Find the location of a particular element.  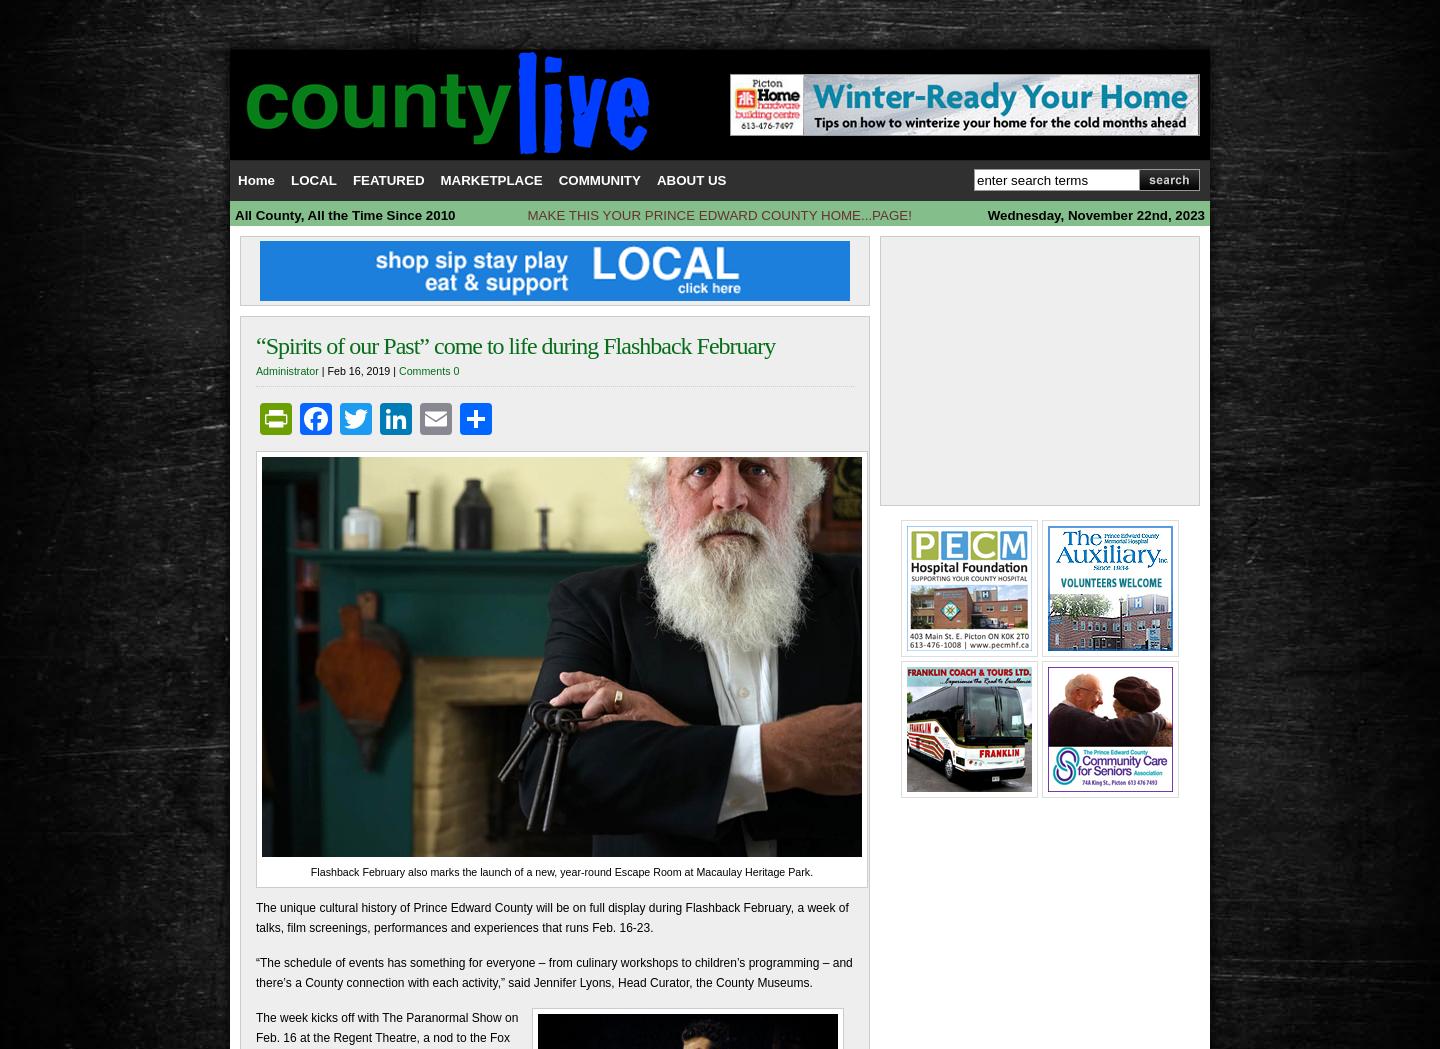

'Twitter' is located at coordinates (418, 417).